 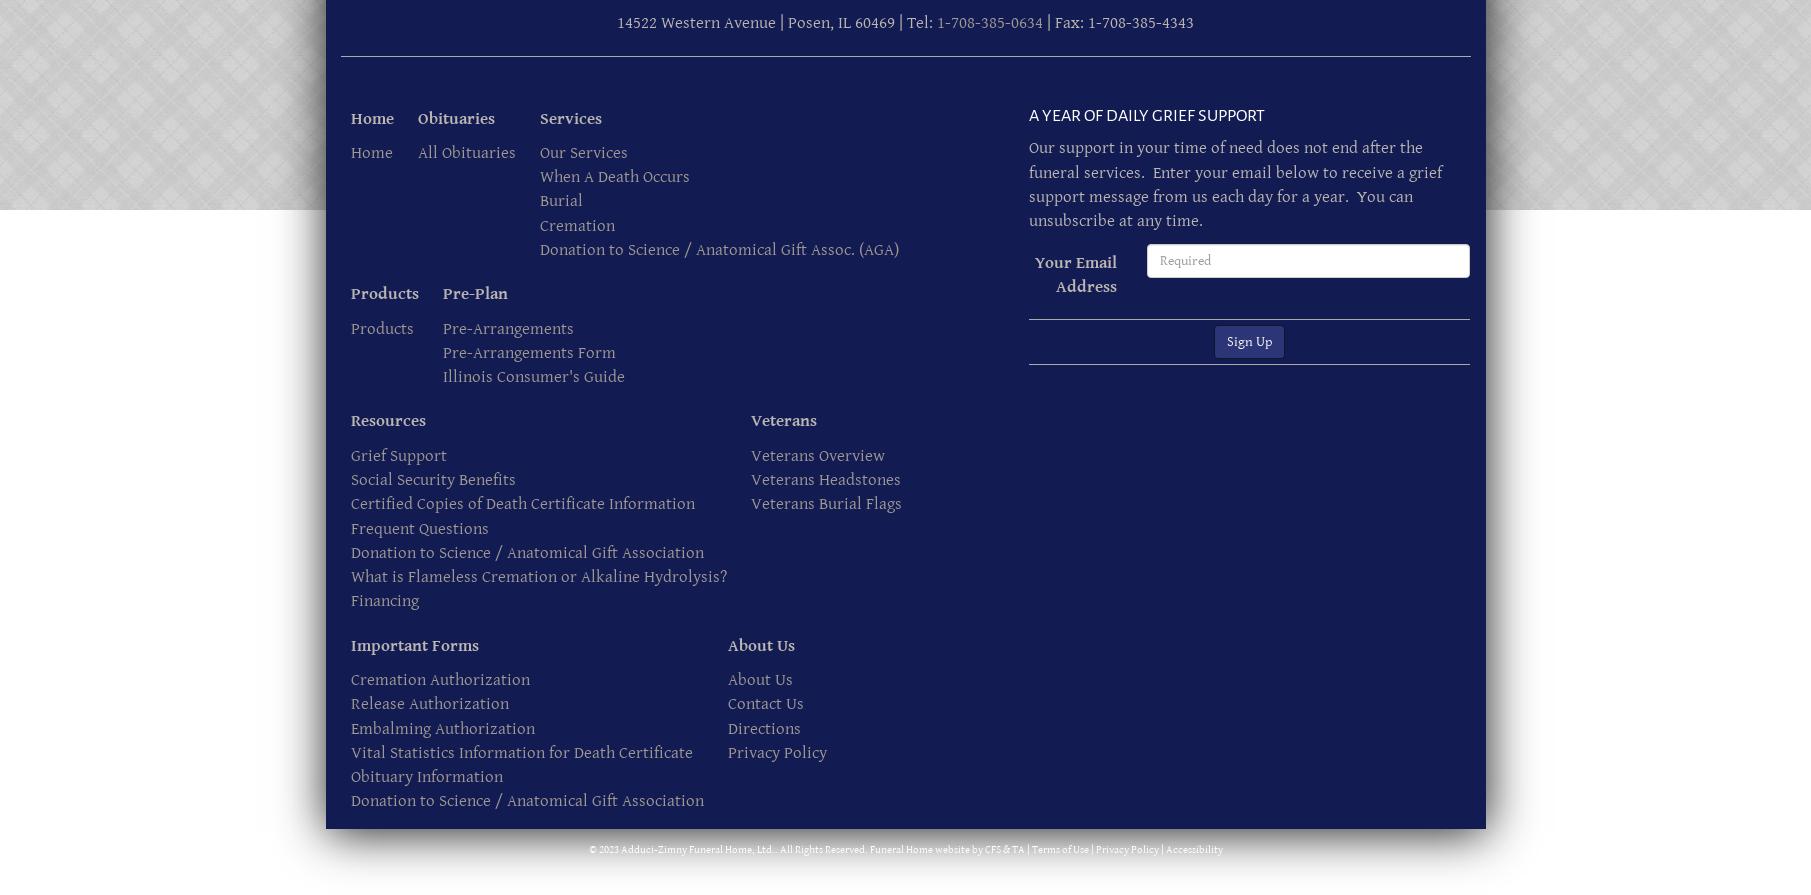 I want to click on 'Veterans Overview', so click(x=748, y=454).